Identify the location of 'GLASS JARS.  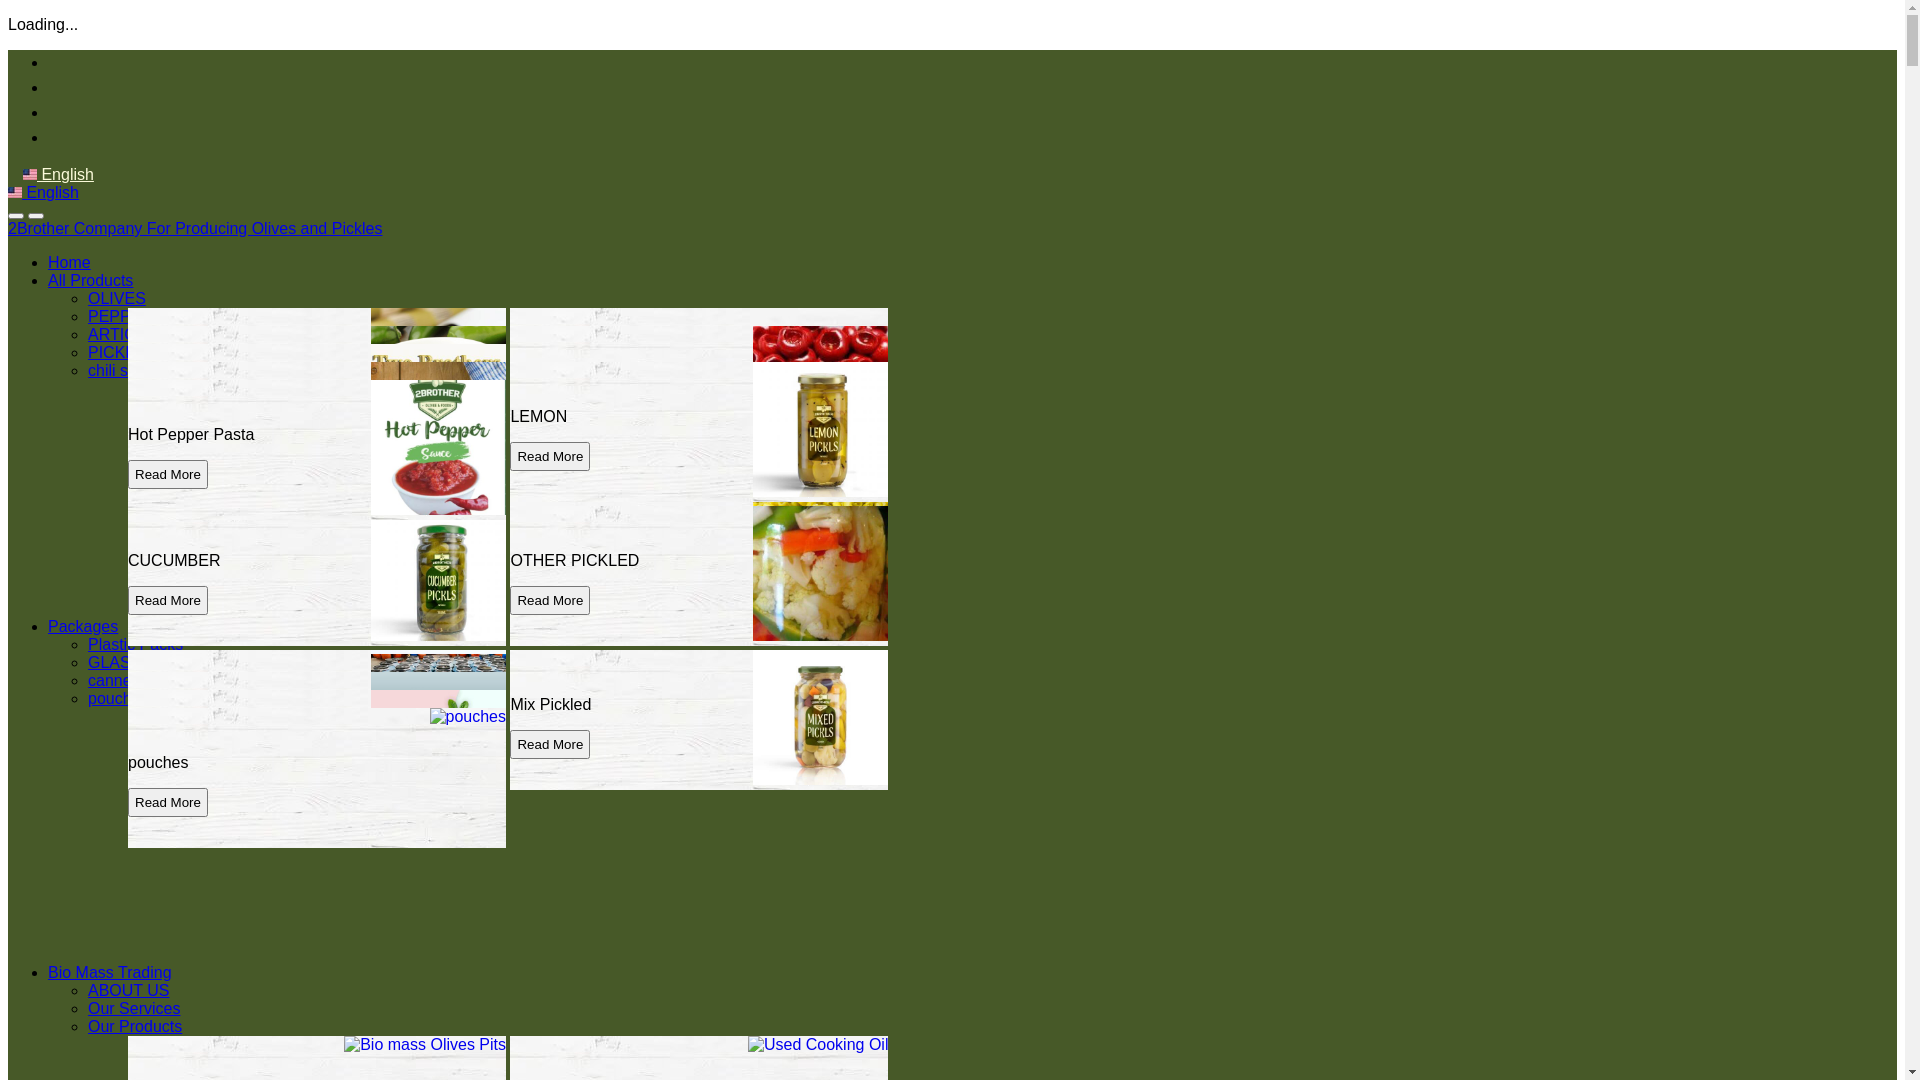
(127, 741).